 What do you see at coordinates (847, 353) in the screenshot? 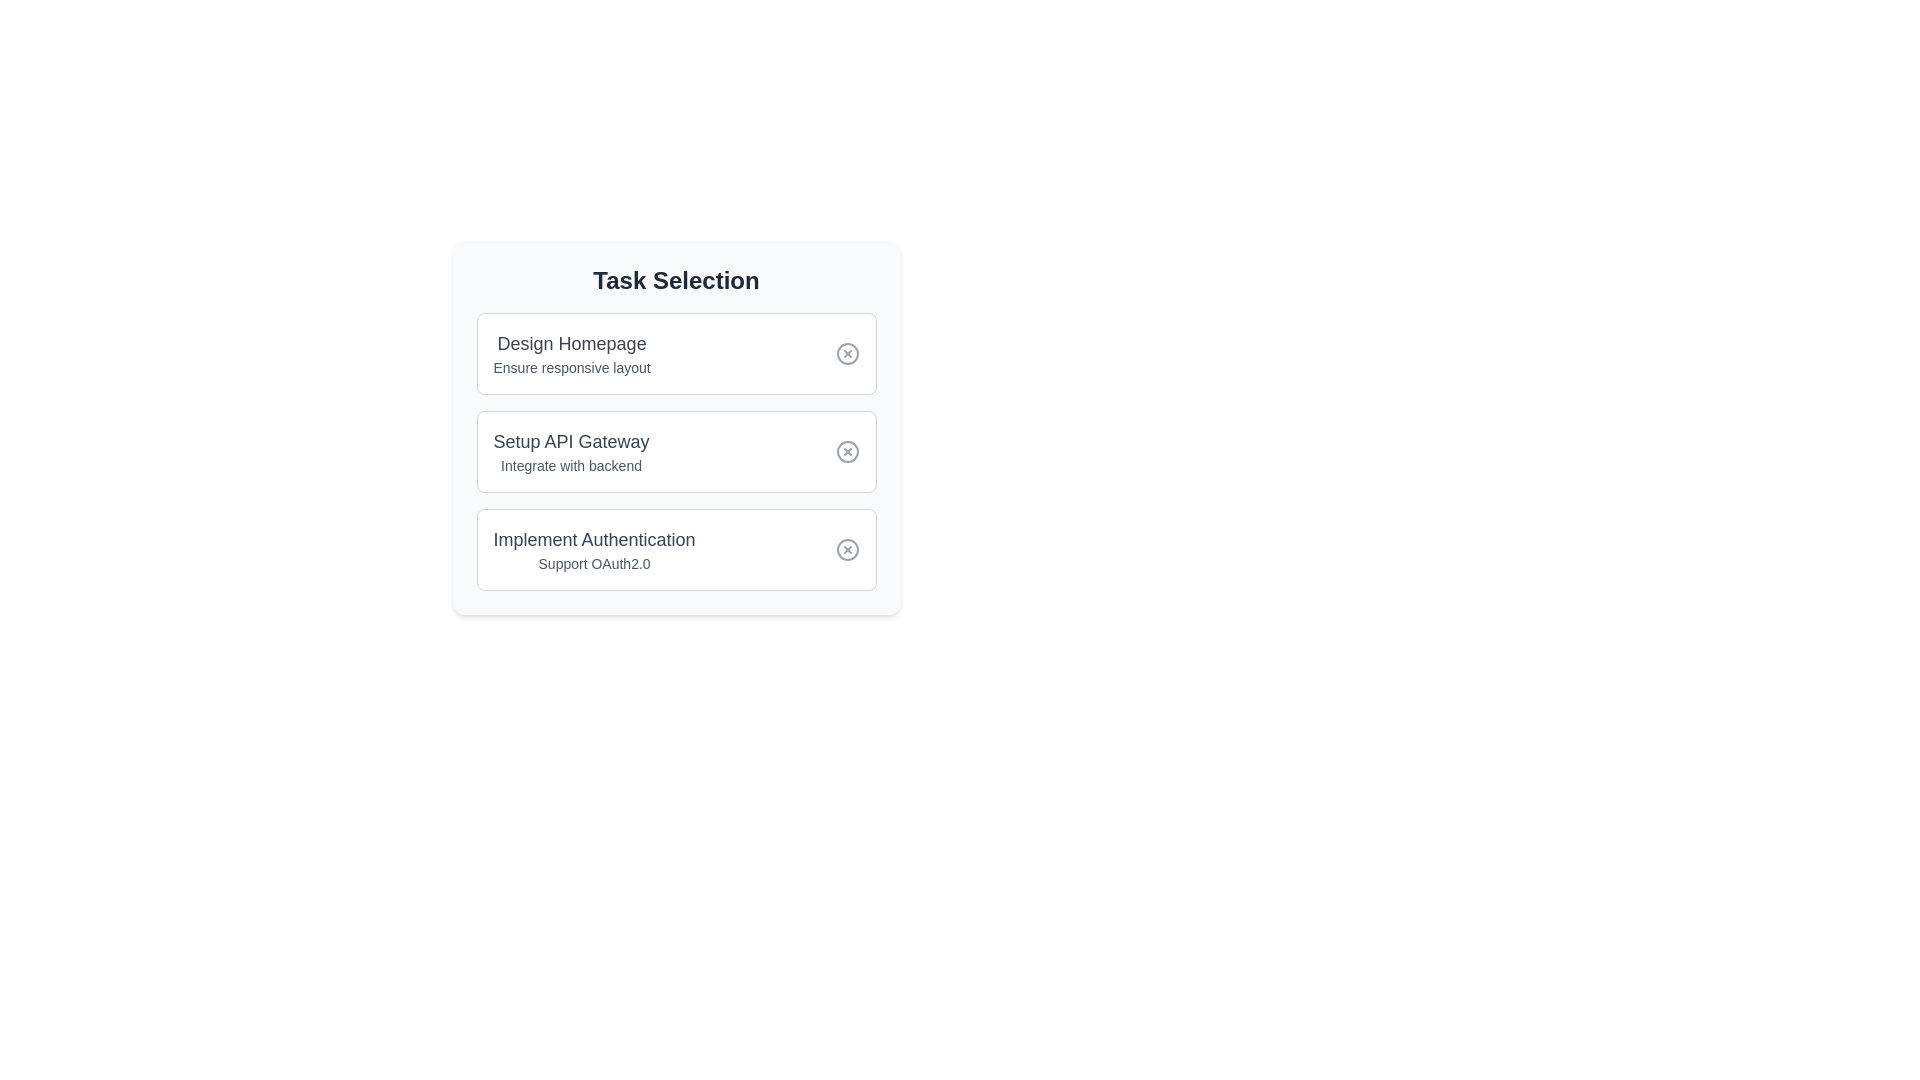
I see `SVG circle element, which is part of a circular icon in the task card labeled 'Design Homepage', located at the top-right corner of the card` at bounding box center [847, 353].